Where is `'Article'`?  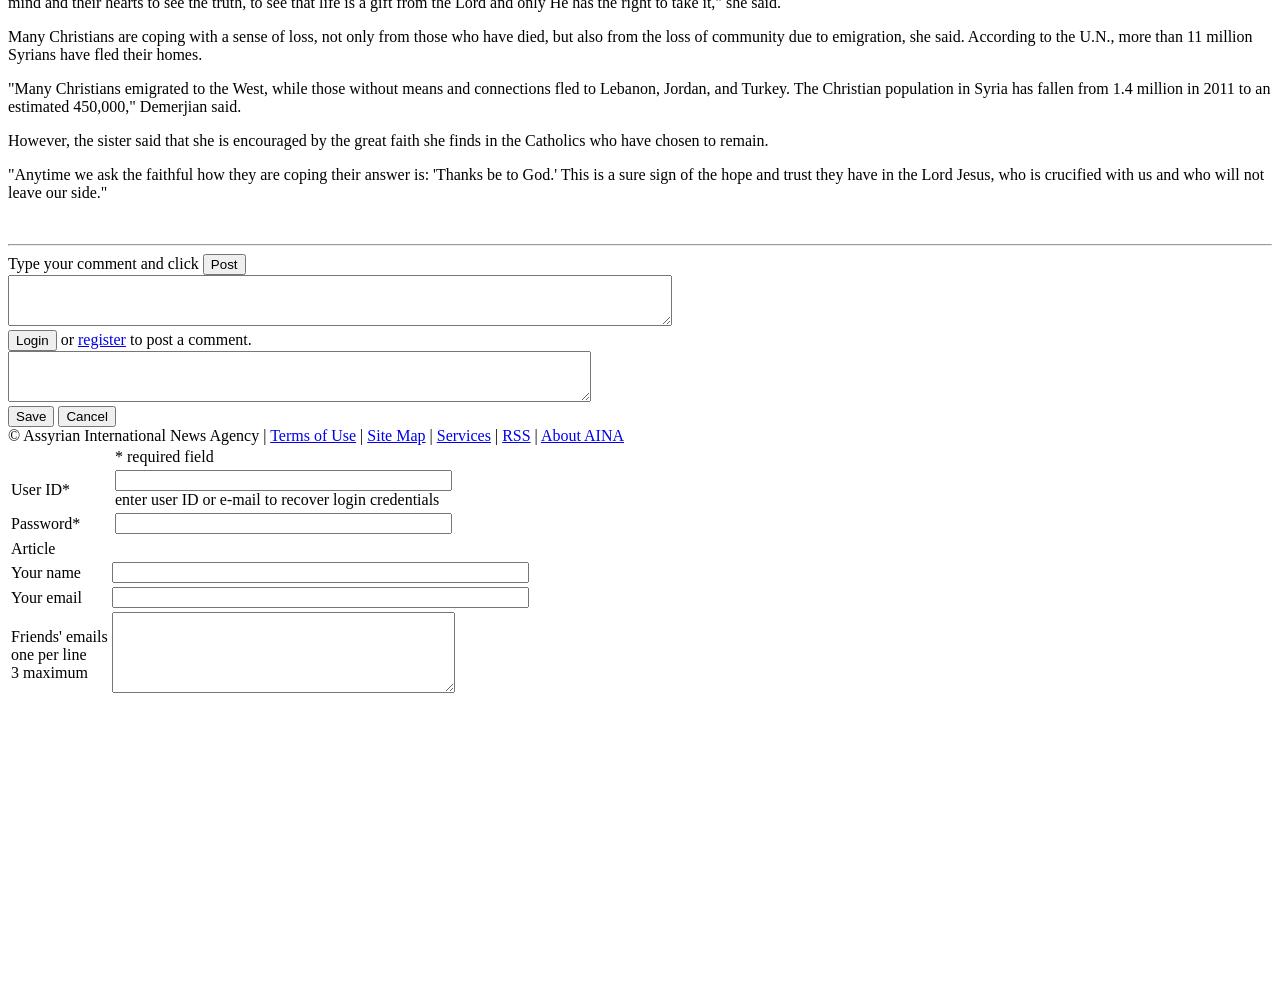
'Article' is located at coordinates (33, 548).